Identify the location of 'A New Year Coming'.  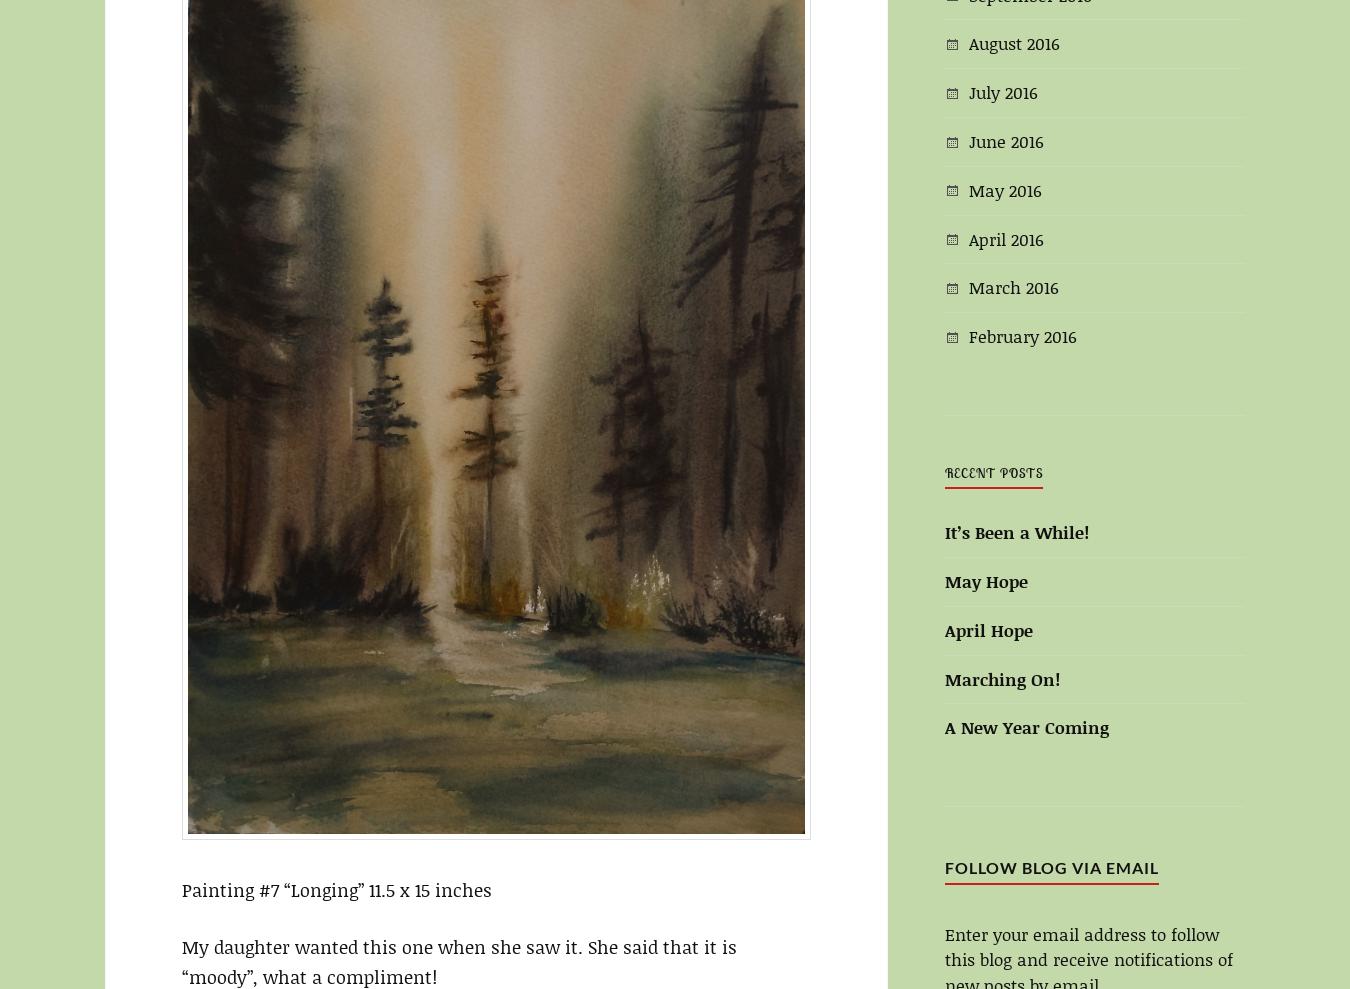
(1026, 727).